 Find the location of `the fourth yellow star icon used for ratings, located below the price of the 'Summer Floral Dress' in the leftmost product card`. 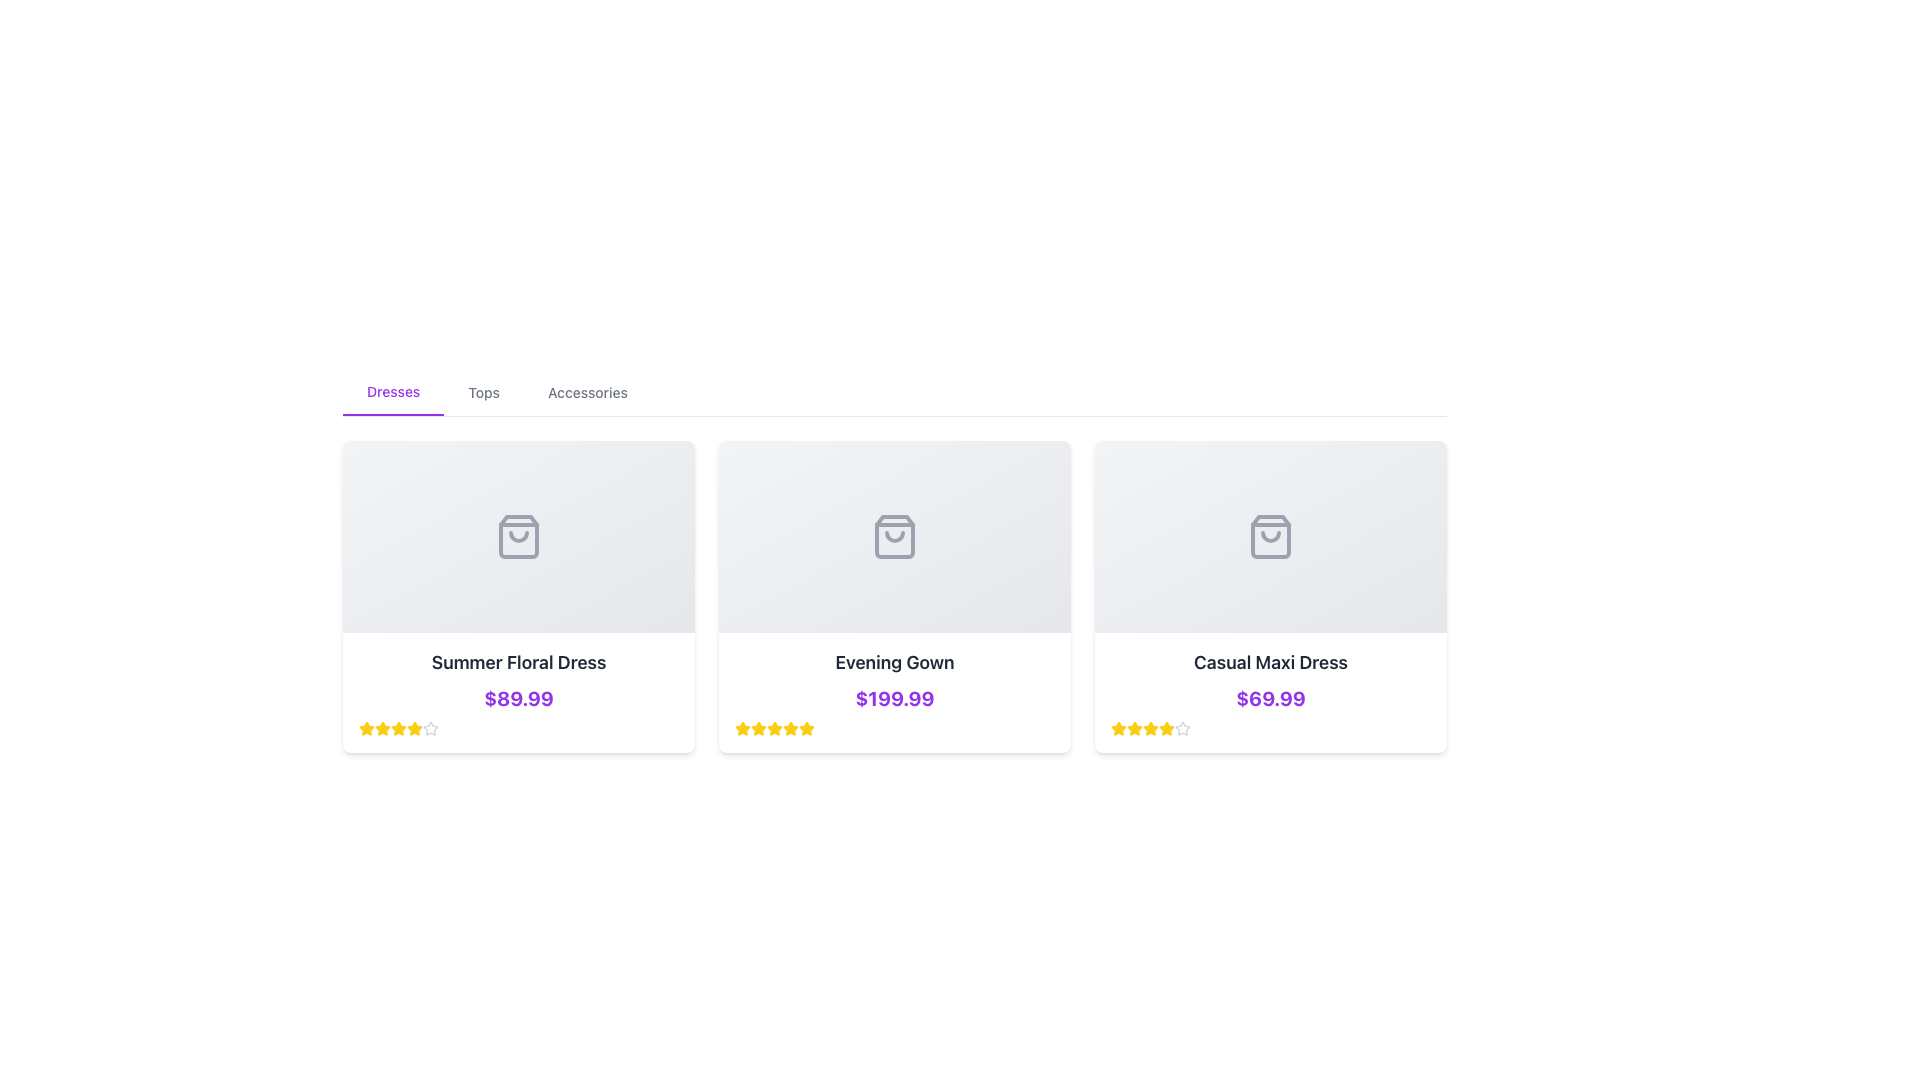

the fourth yellow star icon used for ratings, located below the price of the 'Summer Floral Dress' in the leftmost product card is located at coordinates (413, 728).